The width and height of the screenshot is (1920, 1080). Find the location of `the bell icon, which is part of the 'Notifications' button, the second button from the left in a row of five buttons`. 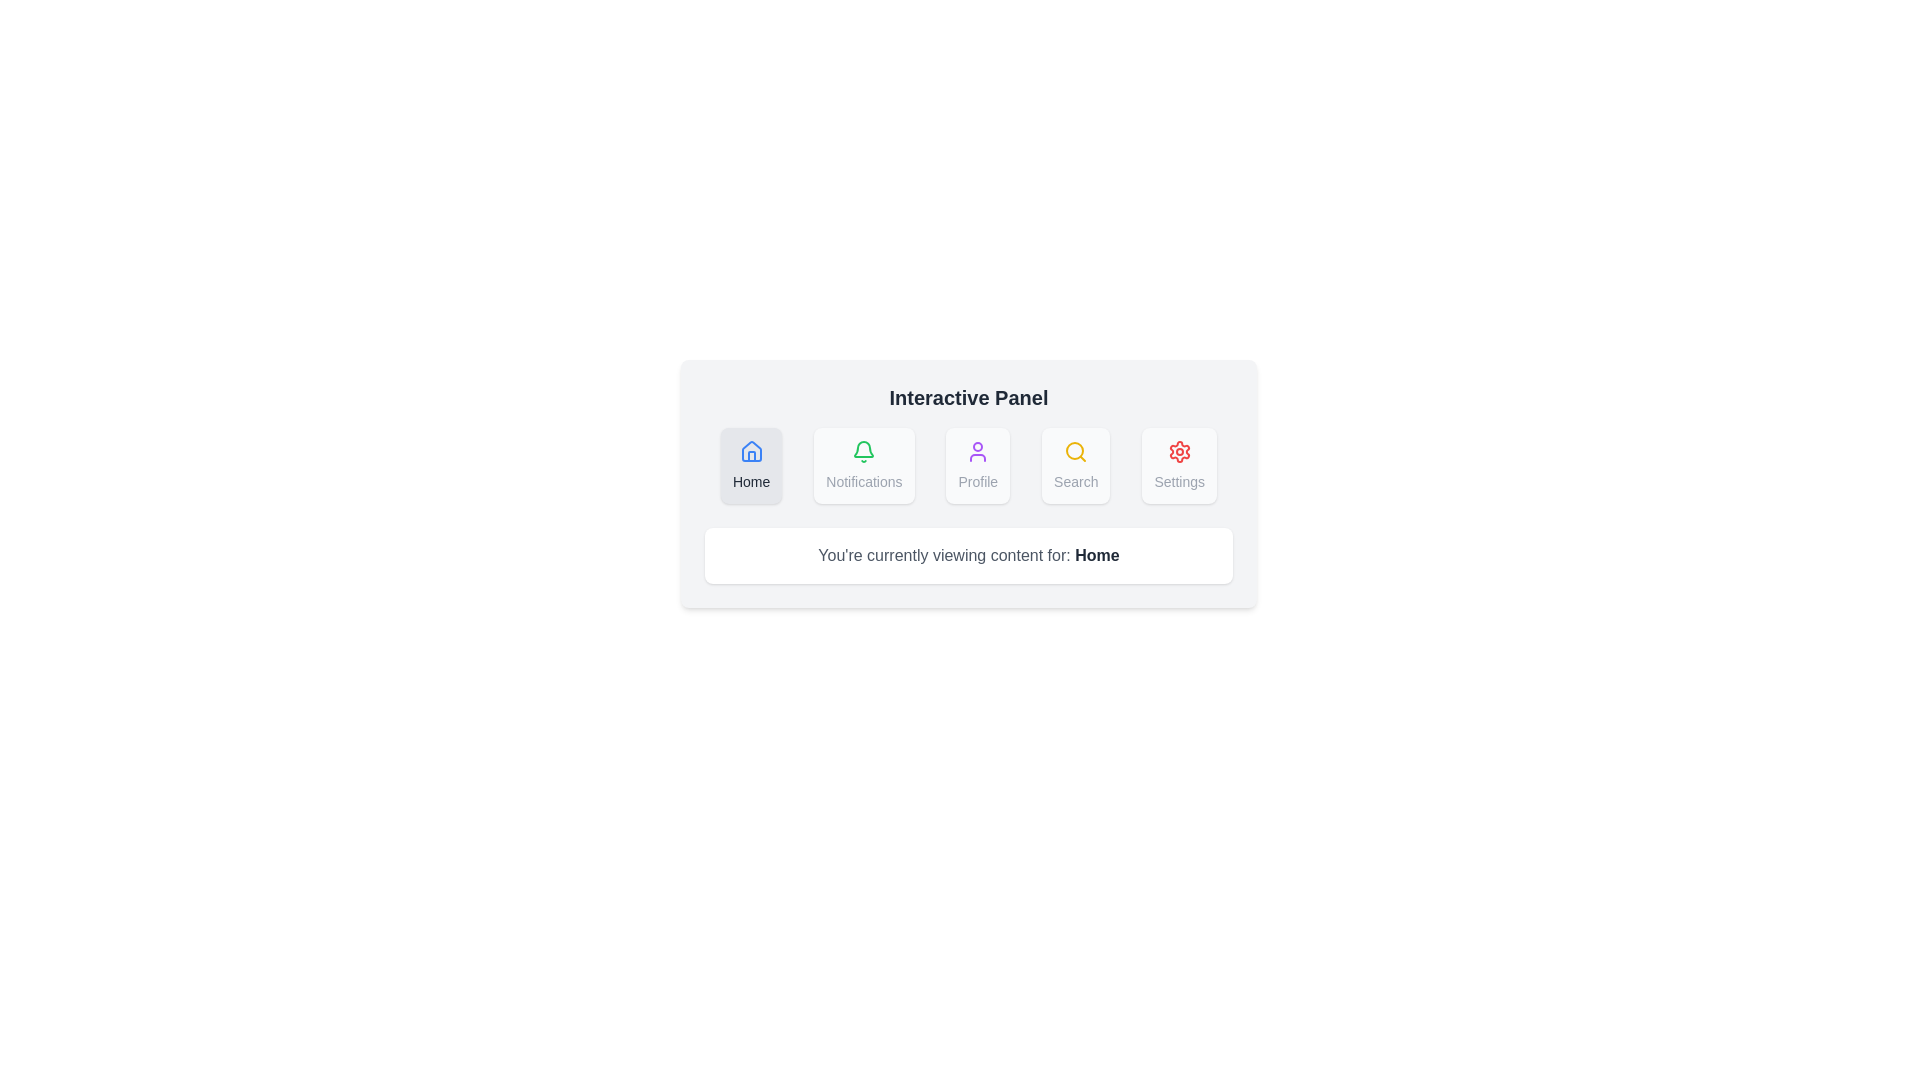

the bell icon, which is part of the 'Notifications' button, the second button from the left in a row of five buttons is located at coordinates (864, 451).